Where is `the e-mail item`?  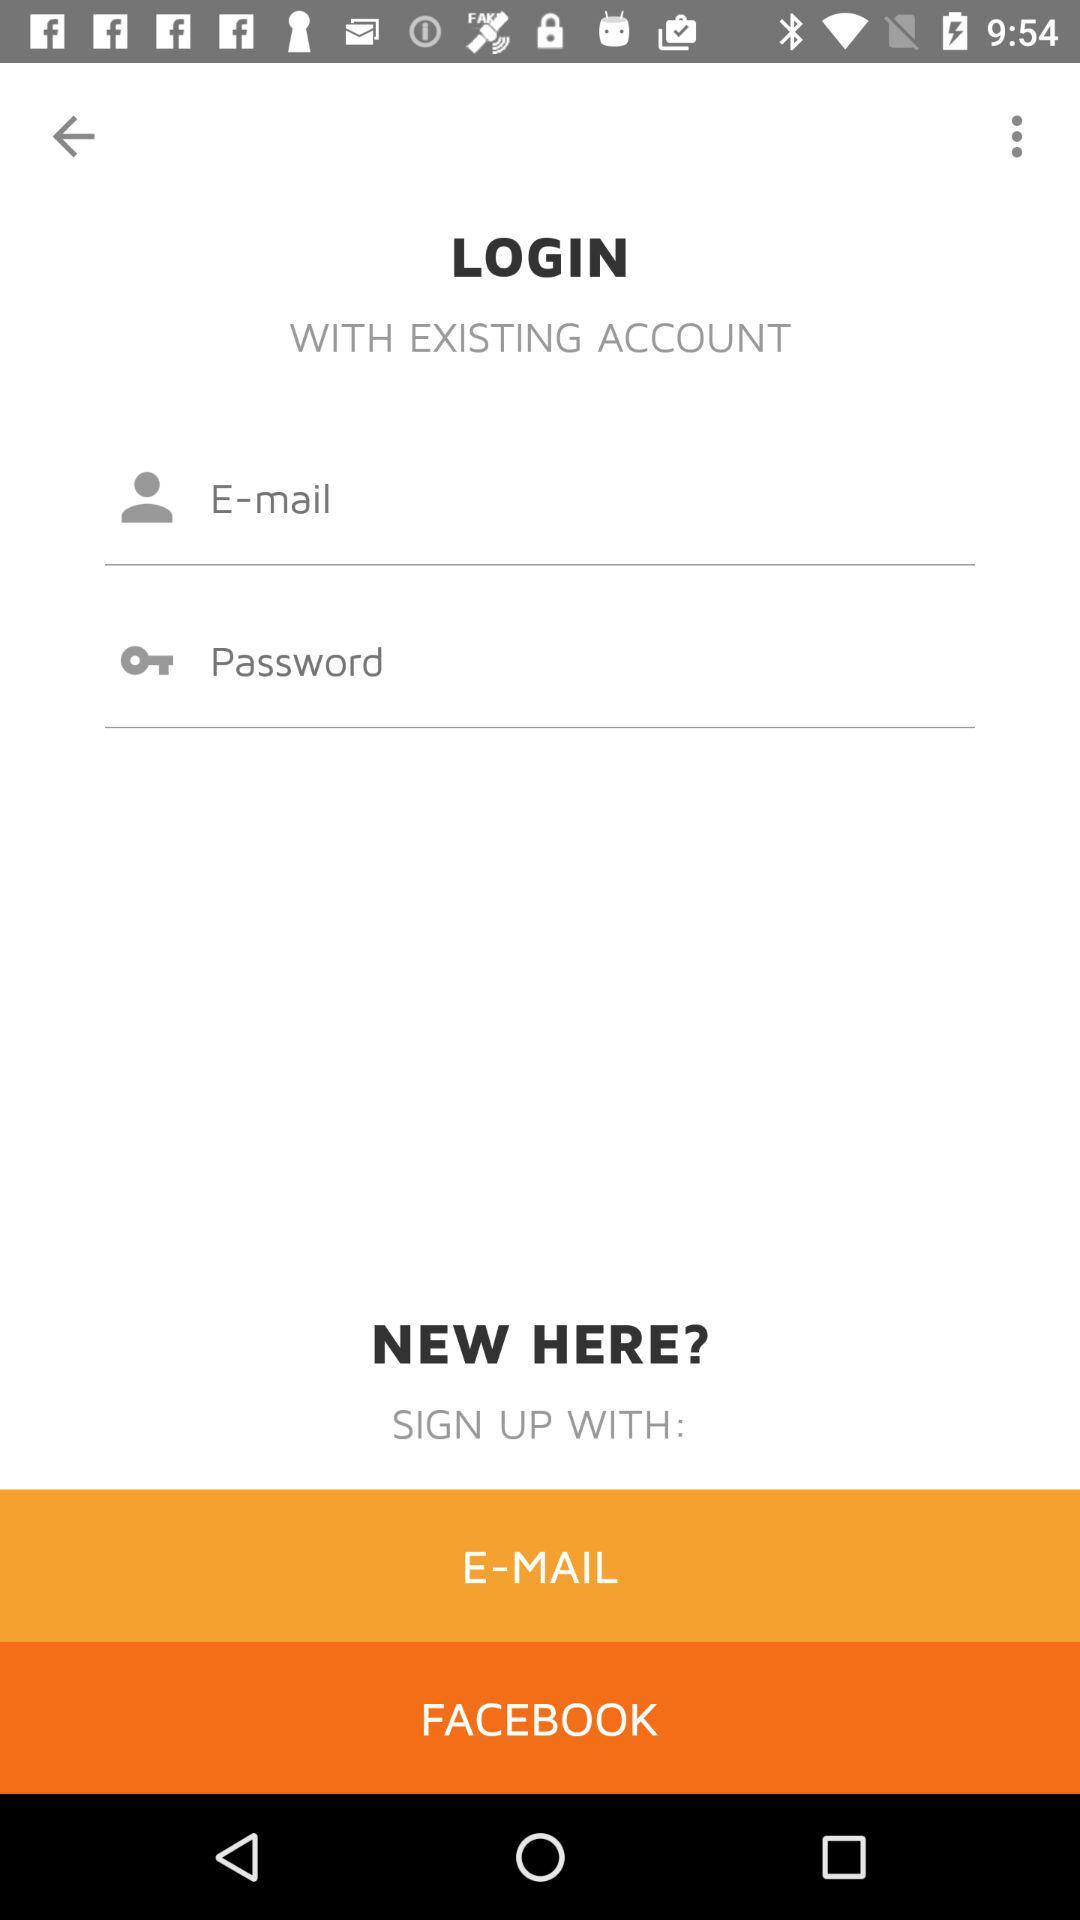 the e-mail item is located at coordinates (540, 1564).